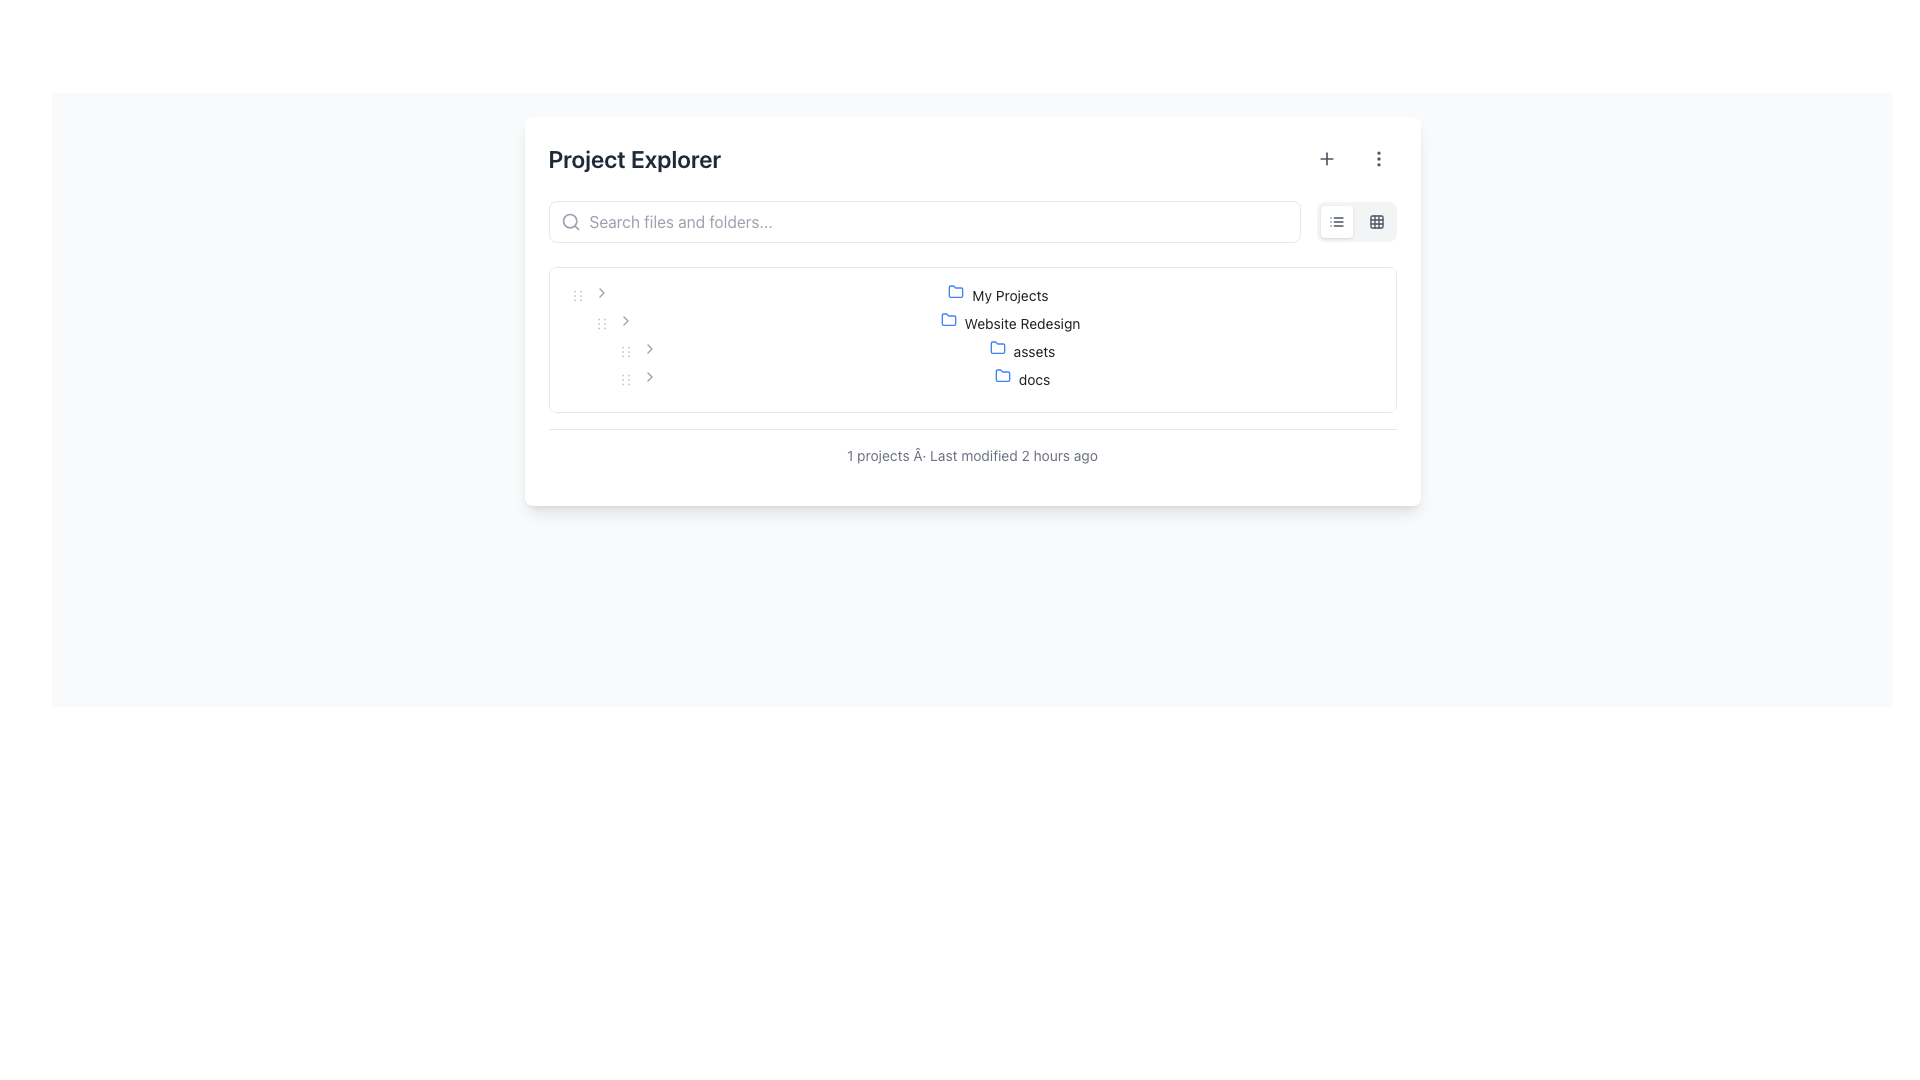 This screenshot has width=1920, height=1080. I want to click on the grid icon button, which is a modern design composed of nine smaller squares arranged in a 3x3 pattern, located on the right side of the toolbar, so click(1375, 222).